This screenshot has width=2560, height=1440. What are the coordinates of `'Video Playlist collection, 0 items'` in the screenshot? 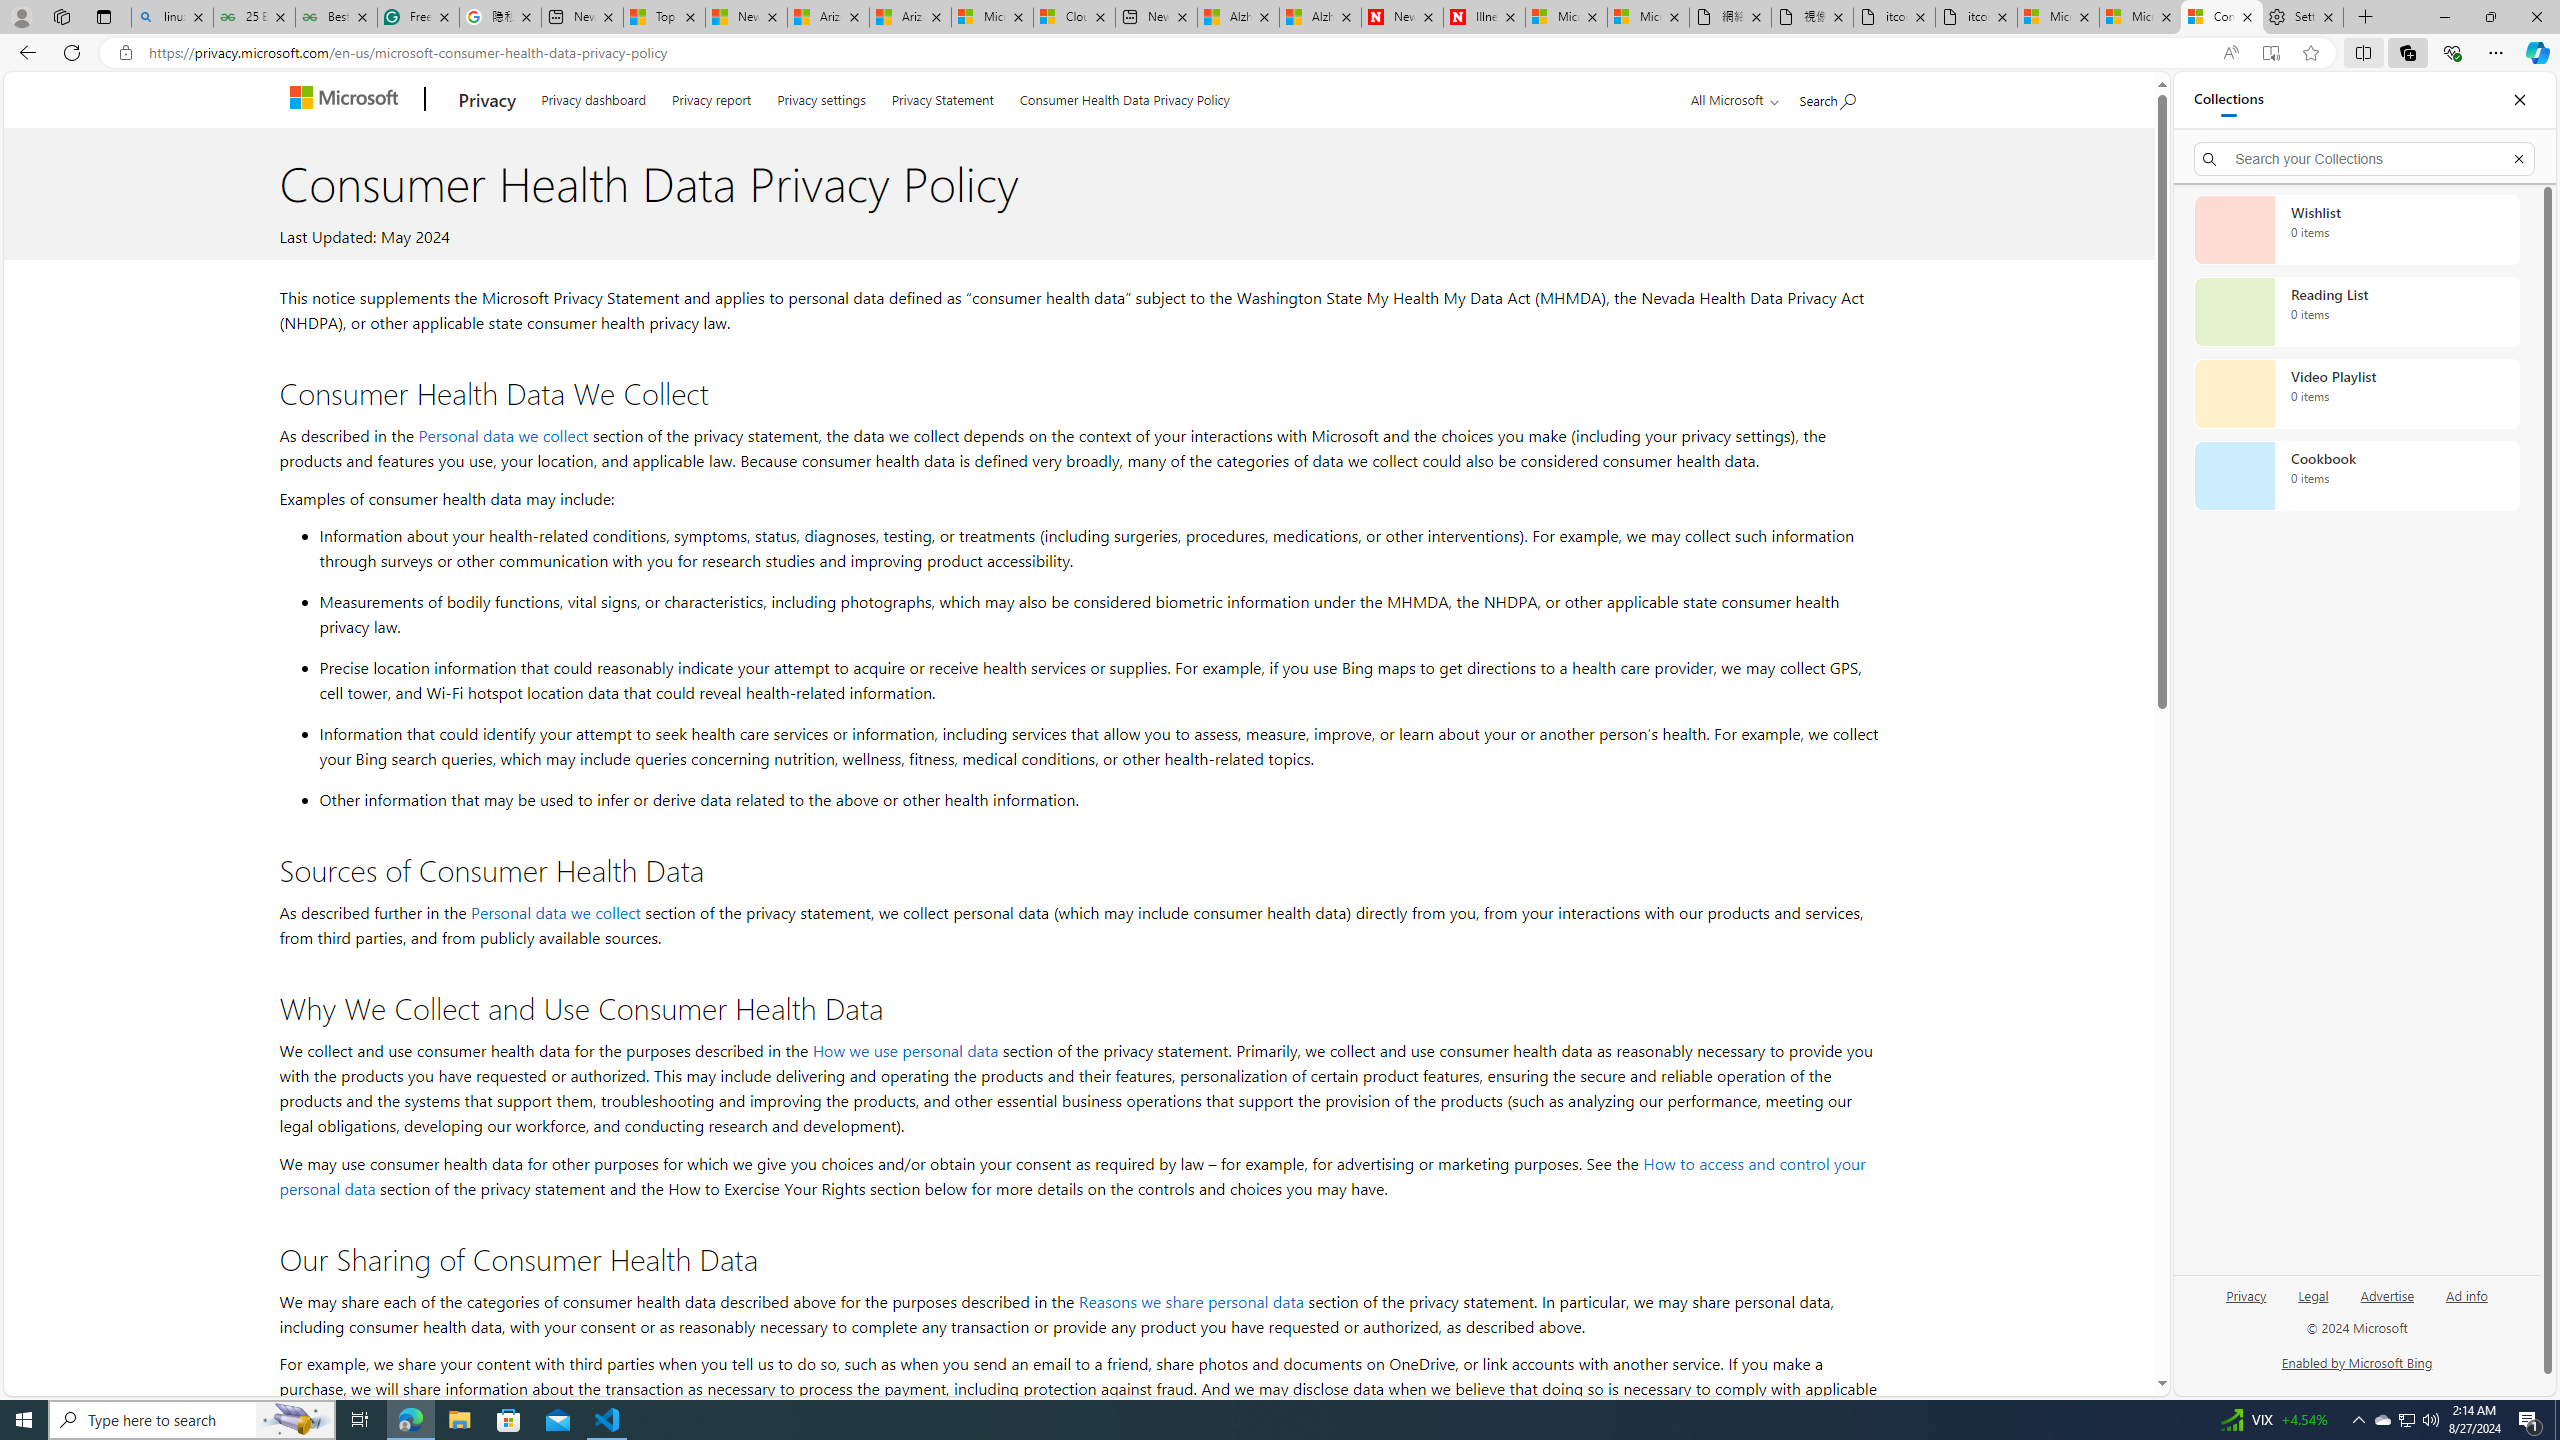 It's located at (2356, 392).